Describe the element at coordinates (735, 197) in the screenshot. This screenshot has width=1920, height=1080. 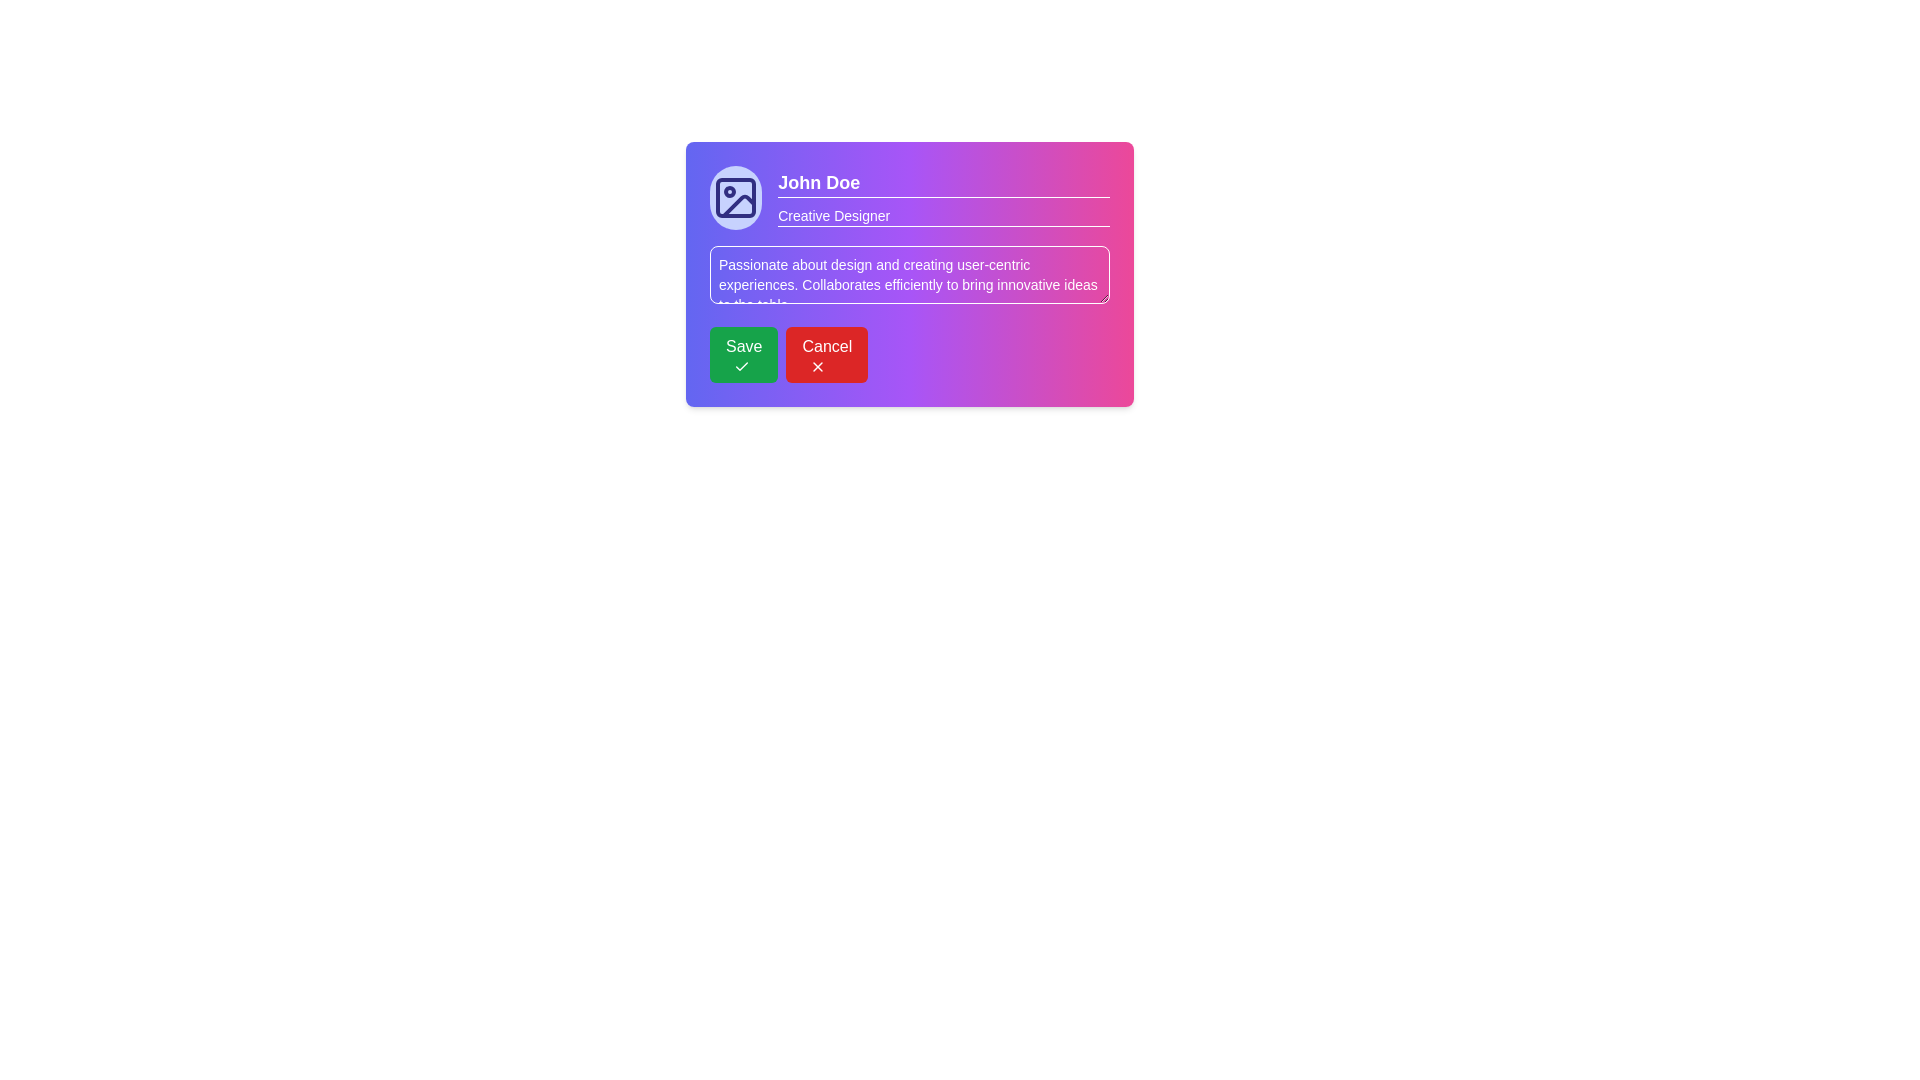
I see `the icon styled as an image representation within a circular border` at that location.